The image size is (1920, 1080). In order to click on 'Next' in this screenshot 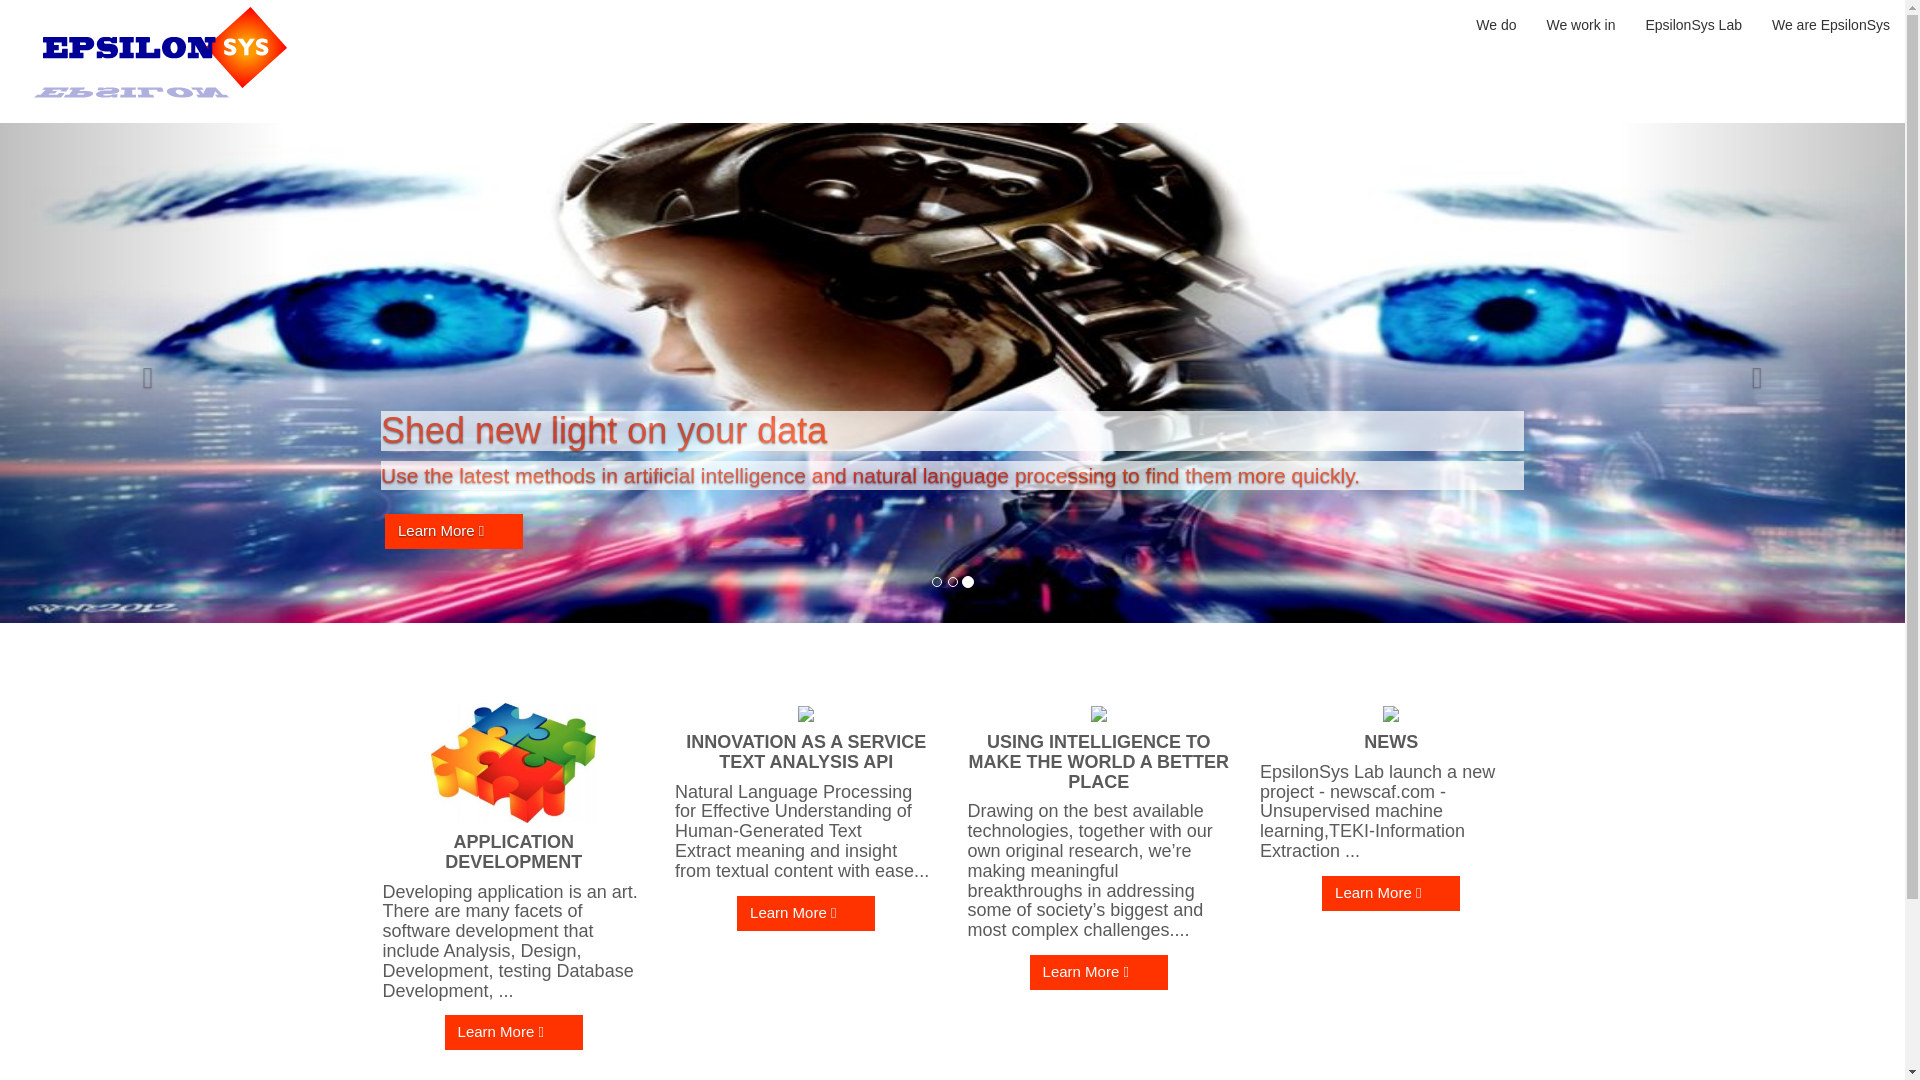, I will do `click(1761, 373)`.